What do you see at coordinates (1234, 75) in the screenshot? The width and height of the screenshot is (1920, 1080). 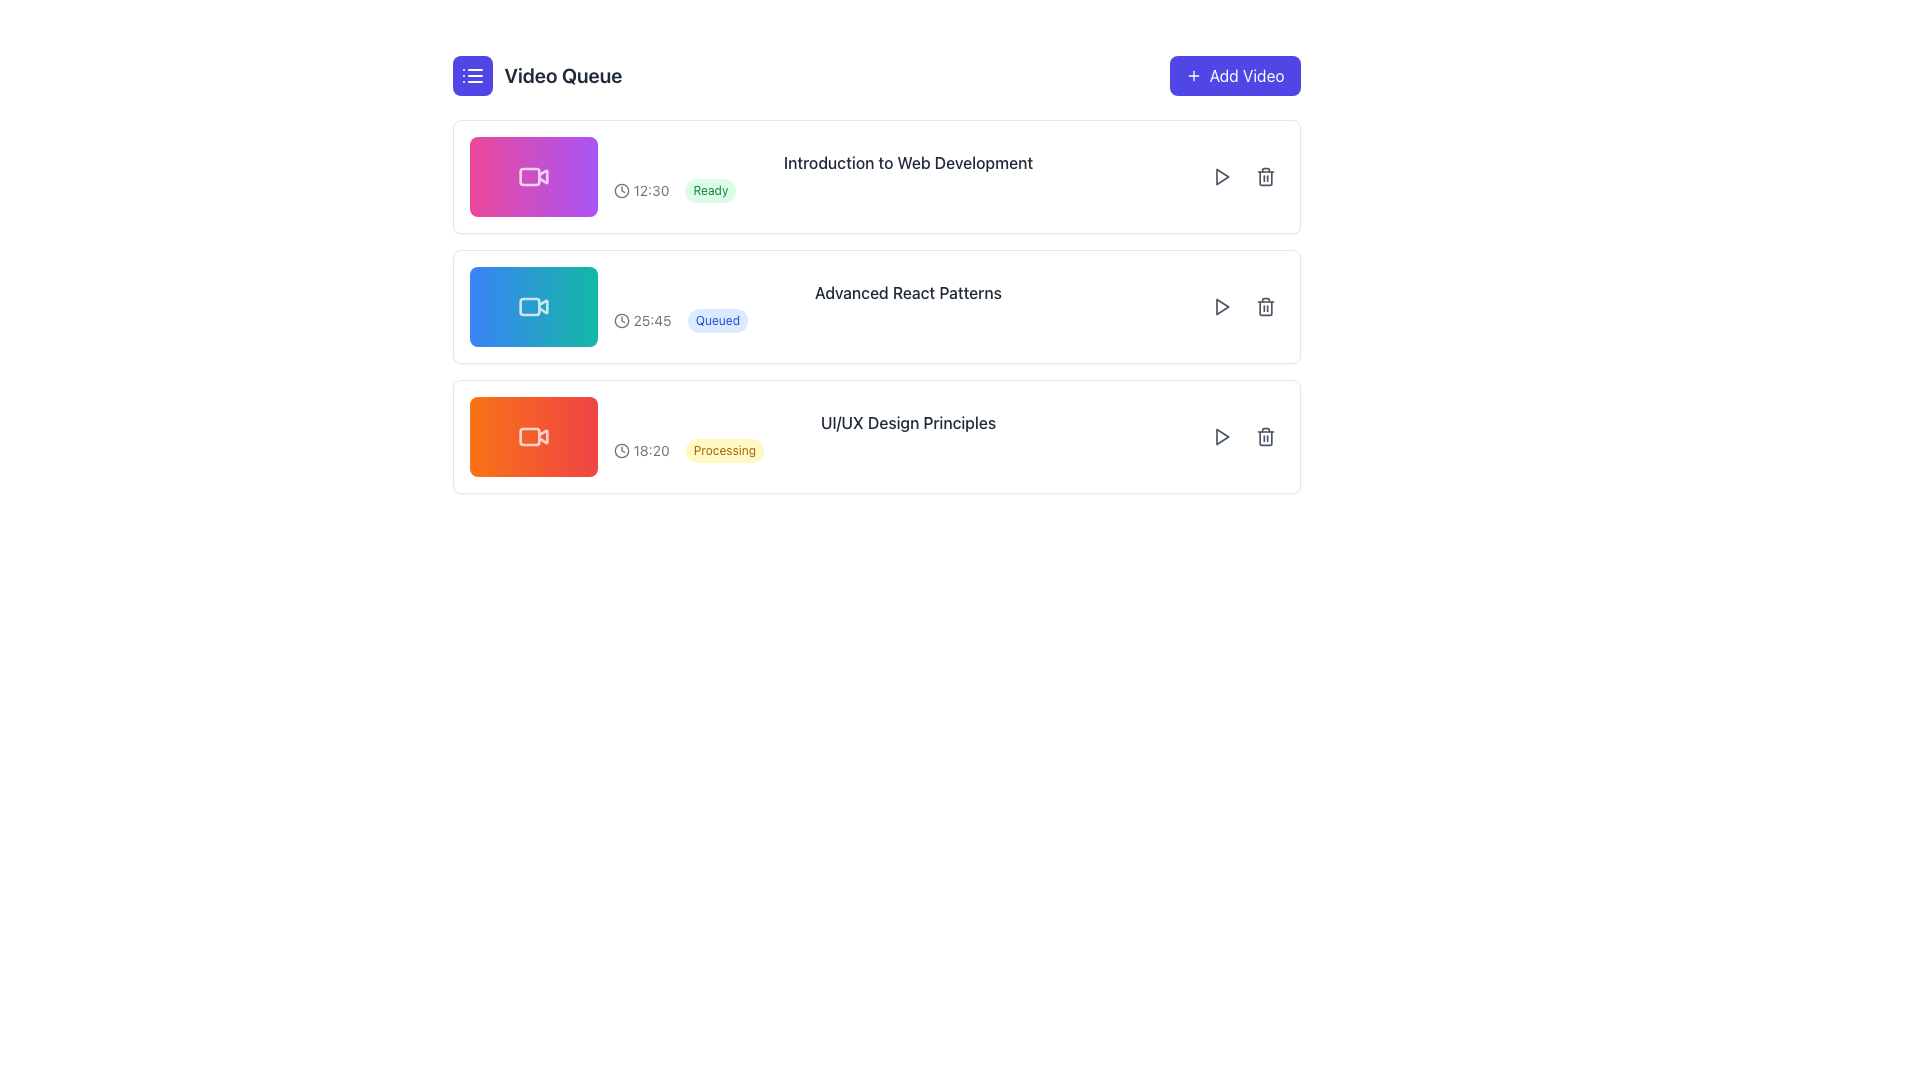 I see `the rounded rectangular button with a blue background and a white plus sign icon labeled 'Add Video'` at bounding box center [1234, 75].